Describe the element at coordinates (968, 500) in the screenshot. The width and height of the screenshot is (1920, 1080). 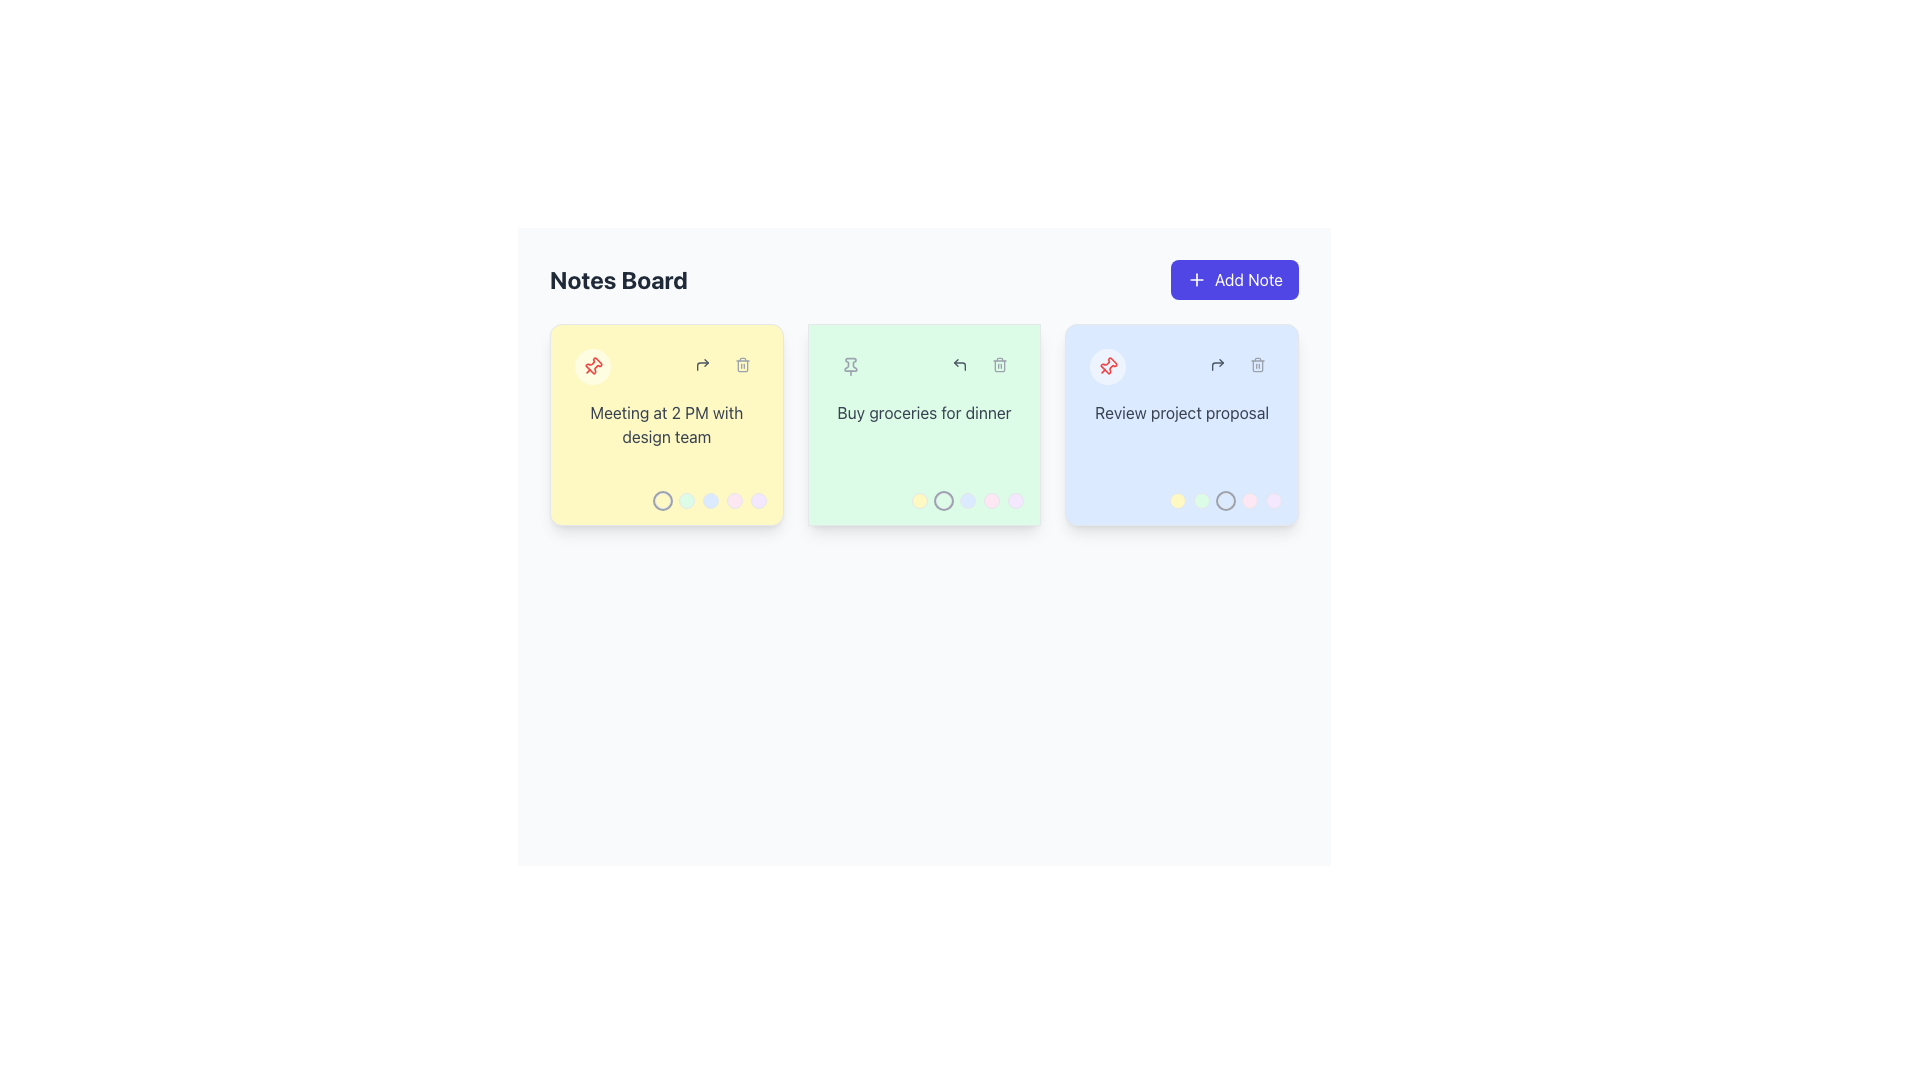
I see `the circular toggle button with a blue background and gray border, located at the bottom-right corner of the 'Buy groceries for dinner' note card` at that location.